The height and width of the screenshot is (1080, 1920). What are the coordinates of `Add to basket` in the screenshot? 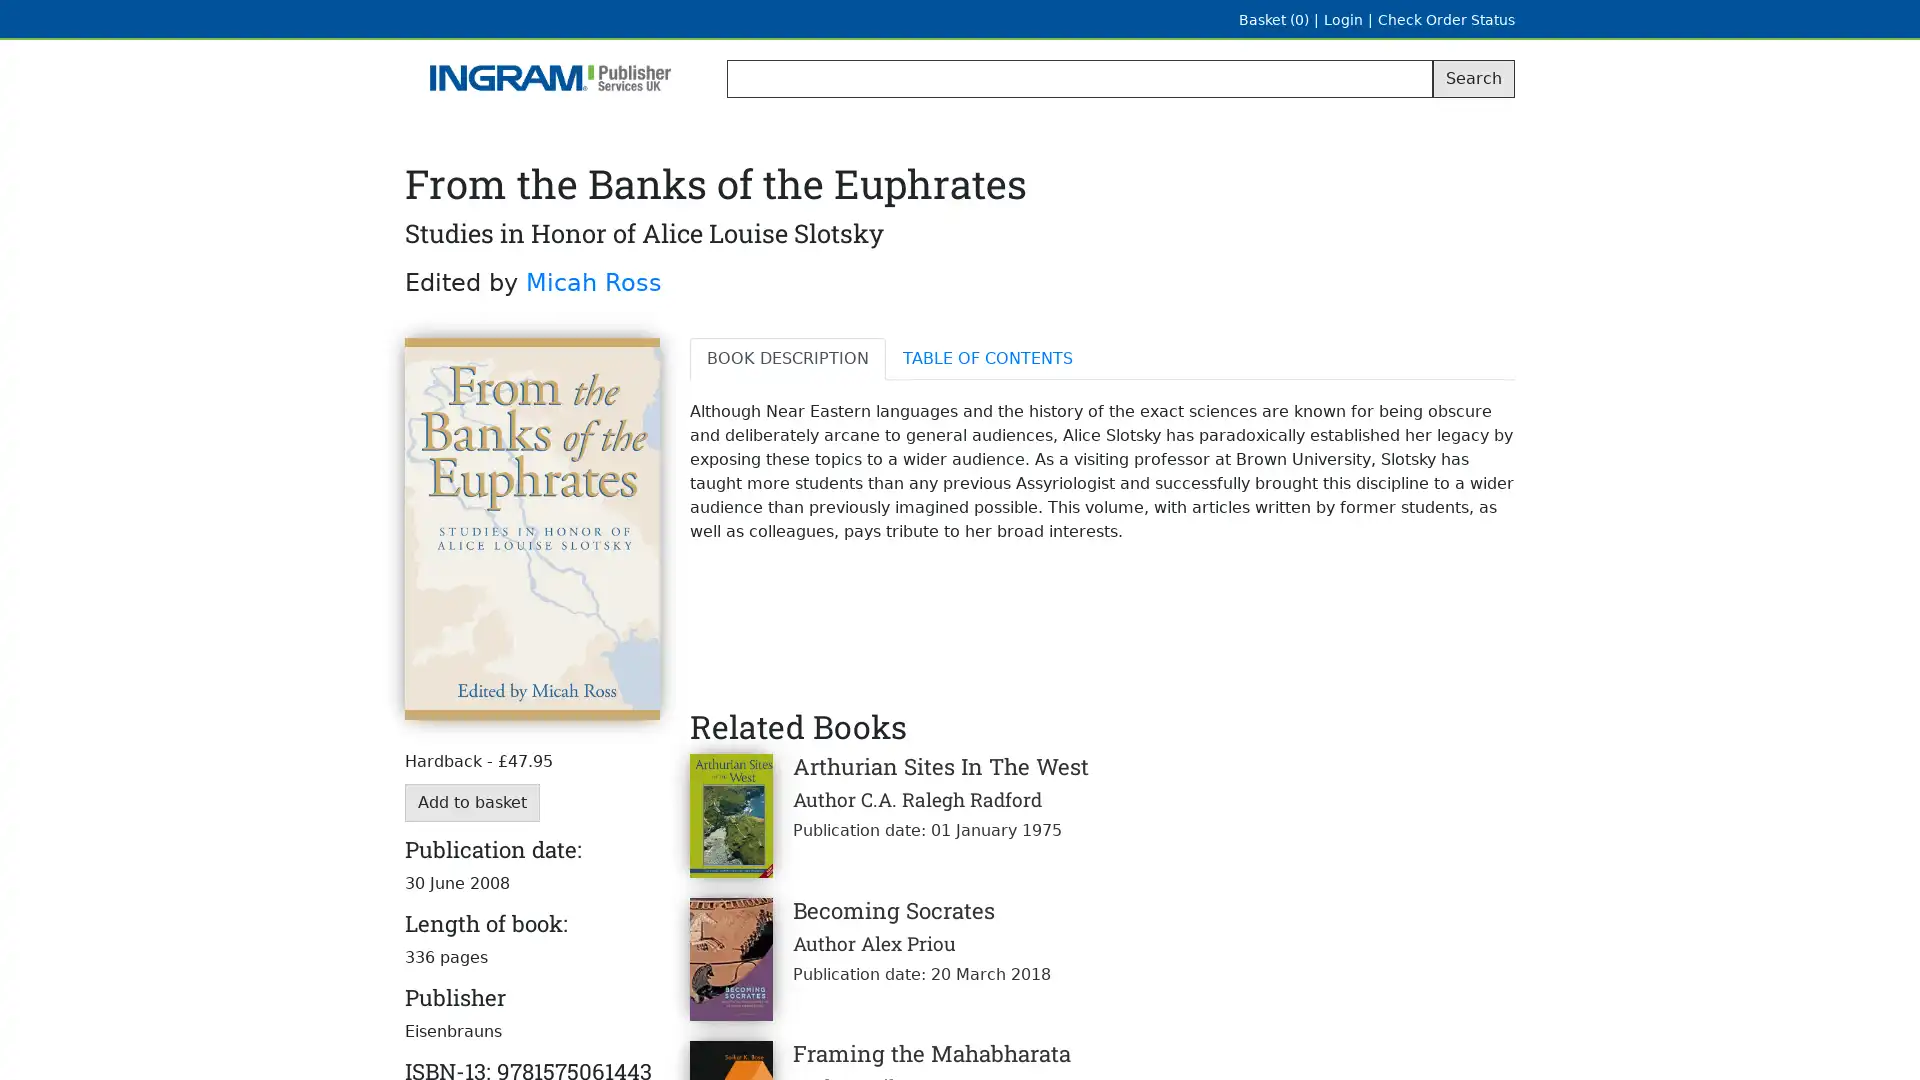 It's located at (471, 801).